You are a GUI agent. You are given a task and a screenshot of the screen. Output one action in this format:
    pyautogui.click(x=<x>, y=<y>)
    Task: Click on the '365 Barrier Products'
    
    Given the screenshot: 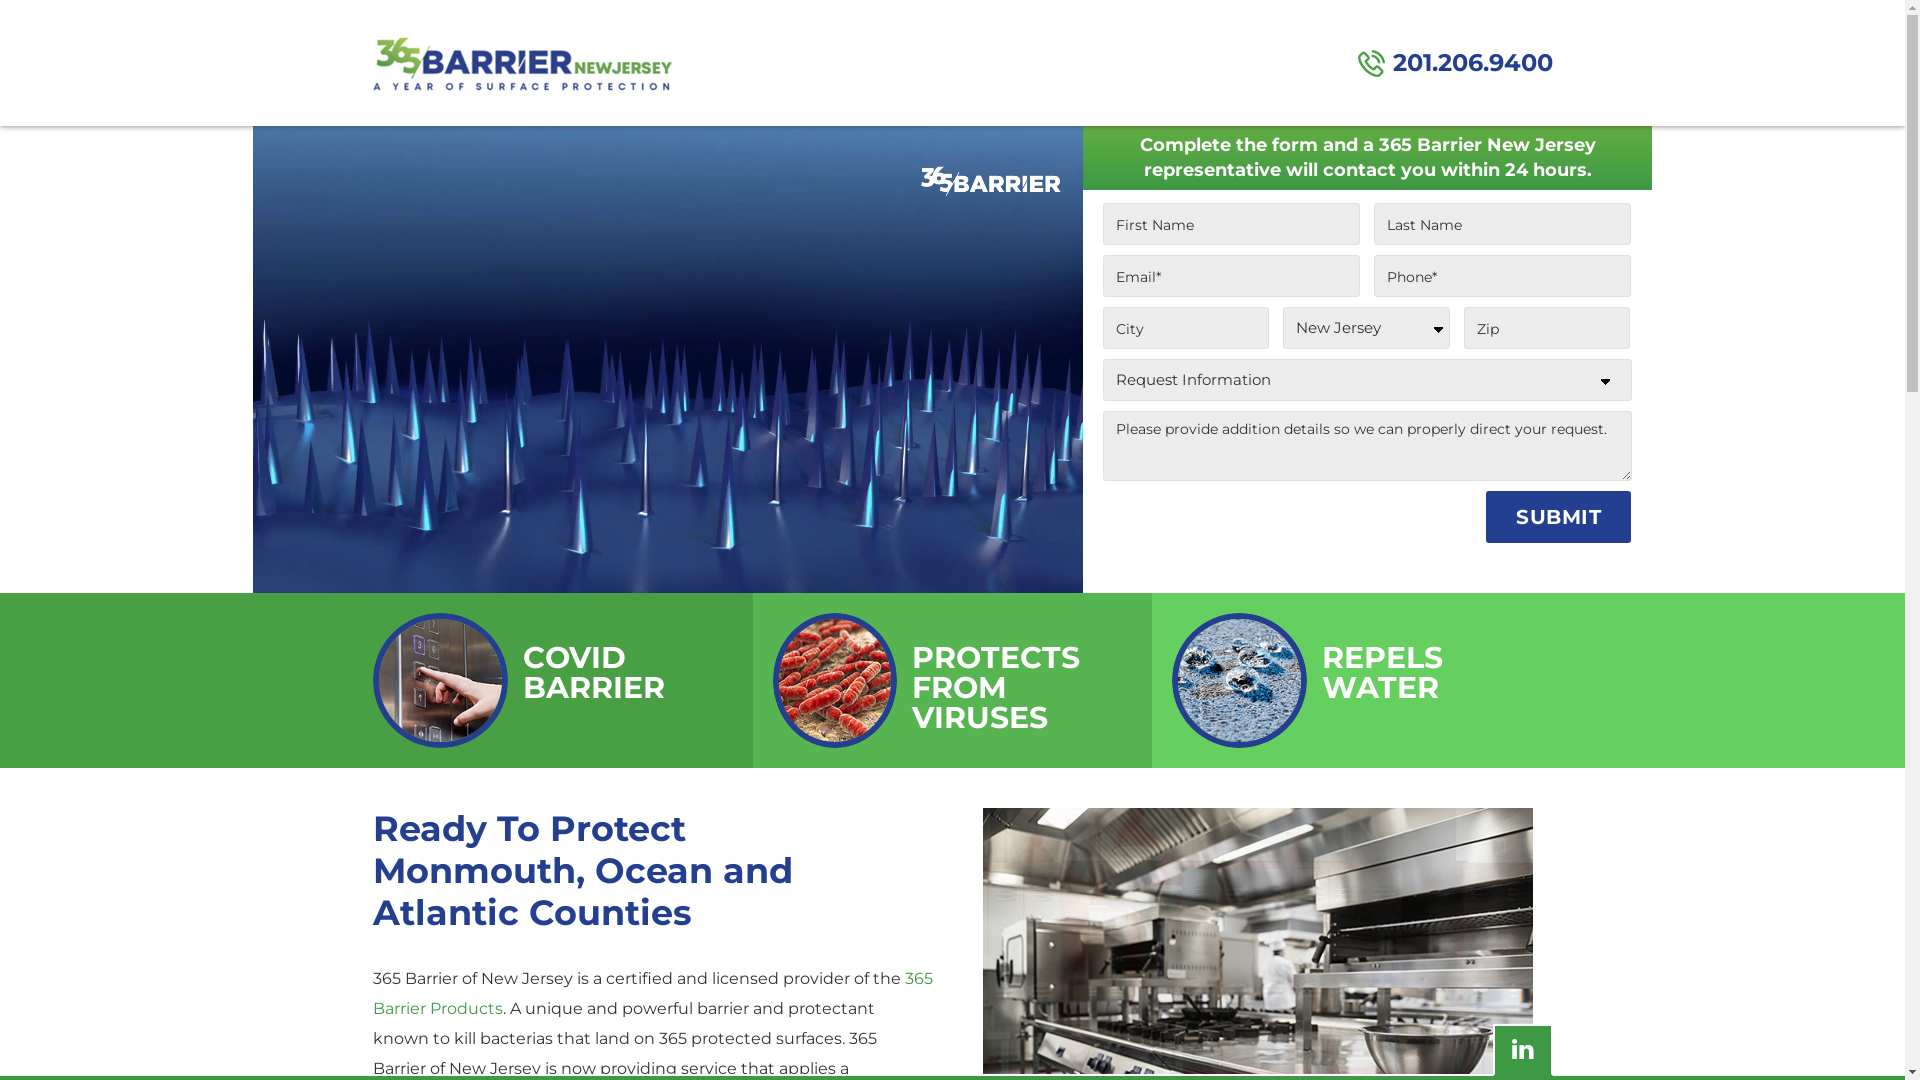 What is the action you would take?
    pyautogui.click(x=652, y=993)
    